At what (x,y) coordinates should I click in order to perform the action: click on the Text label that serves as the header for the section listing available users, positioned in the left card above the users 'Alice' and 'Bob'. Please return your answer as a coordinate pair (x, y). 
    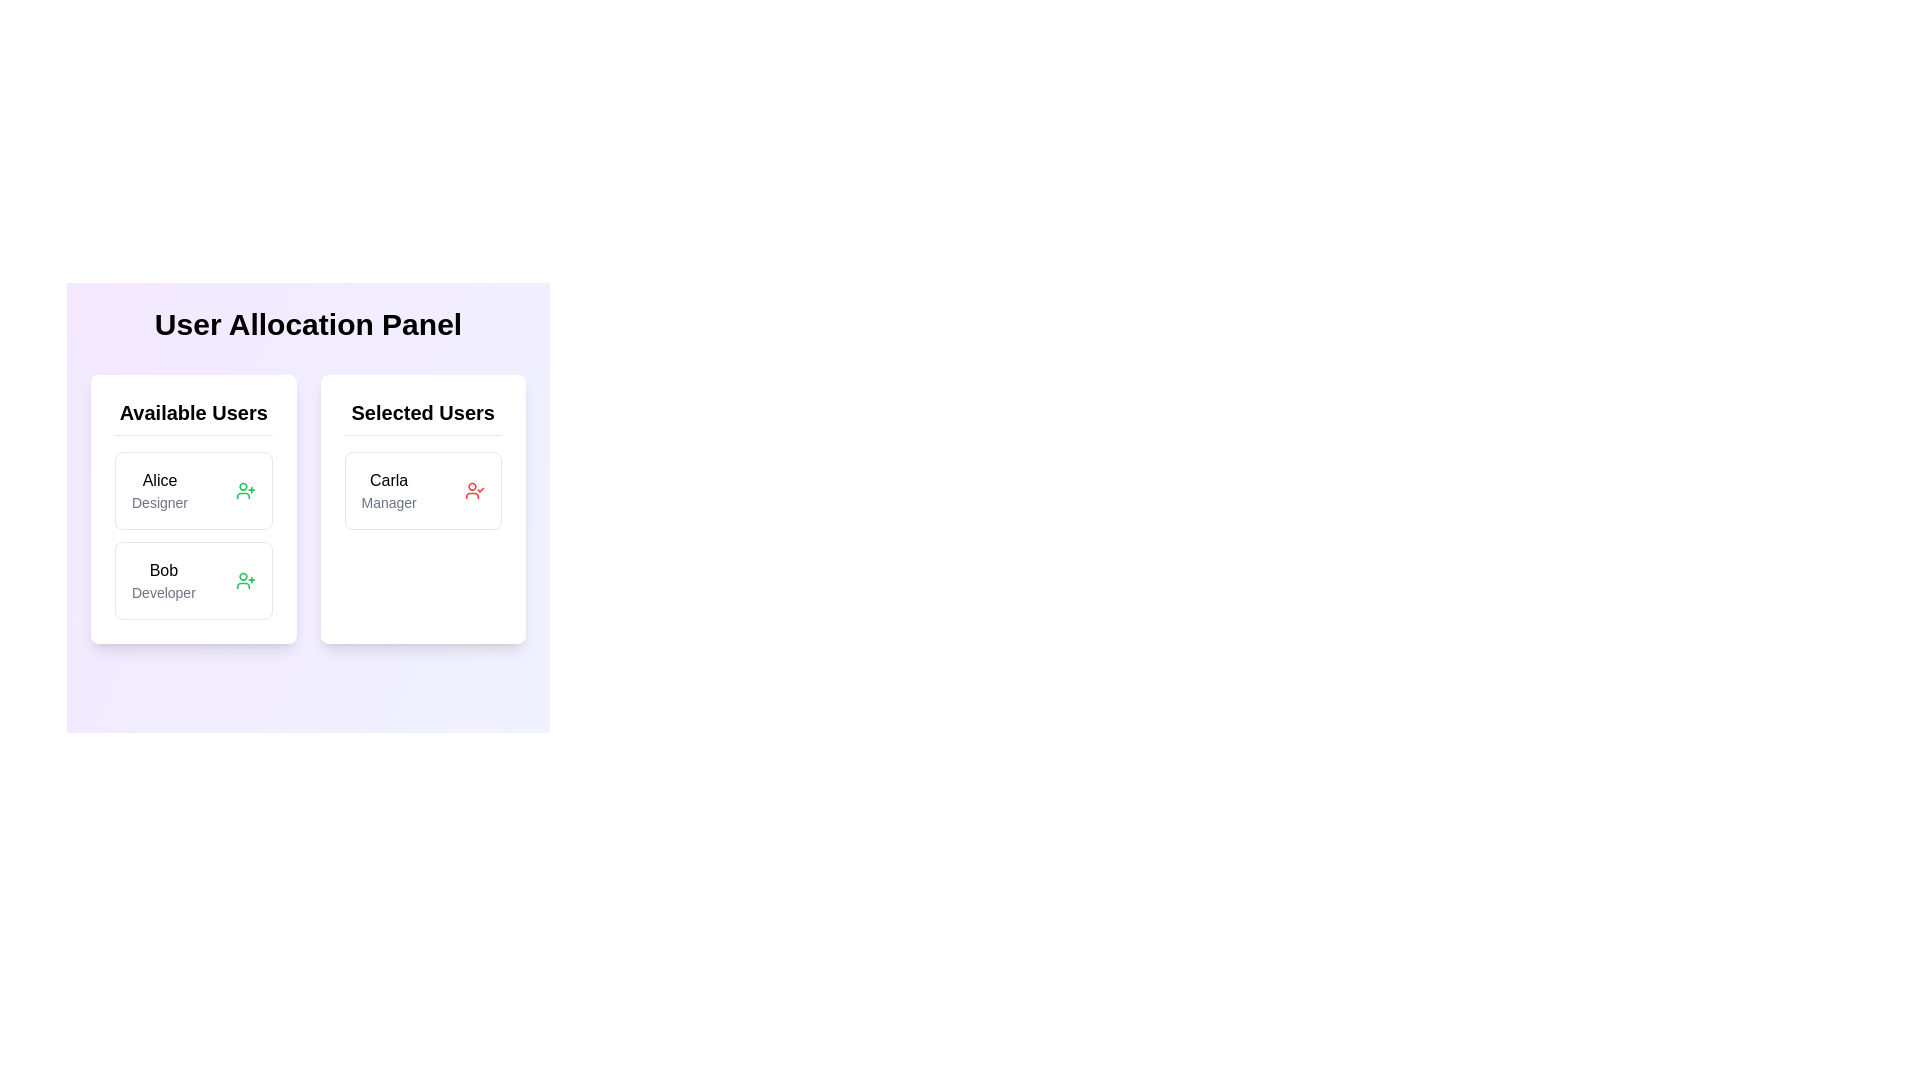
    Looking at the image, I should click on (193, 416).